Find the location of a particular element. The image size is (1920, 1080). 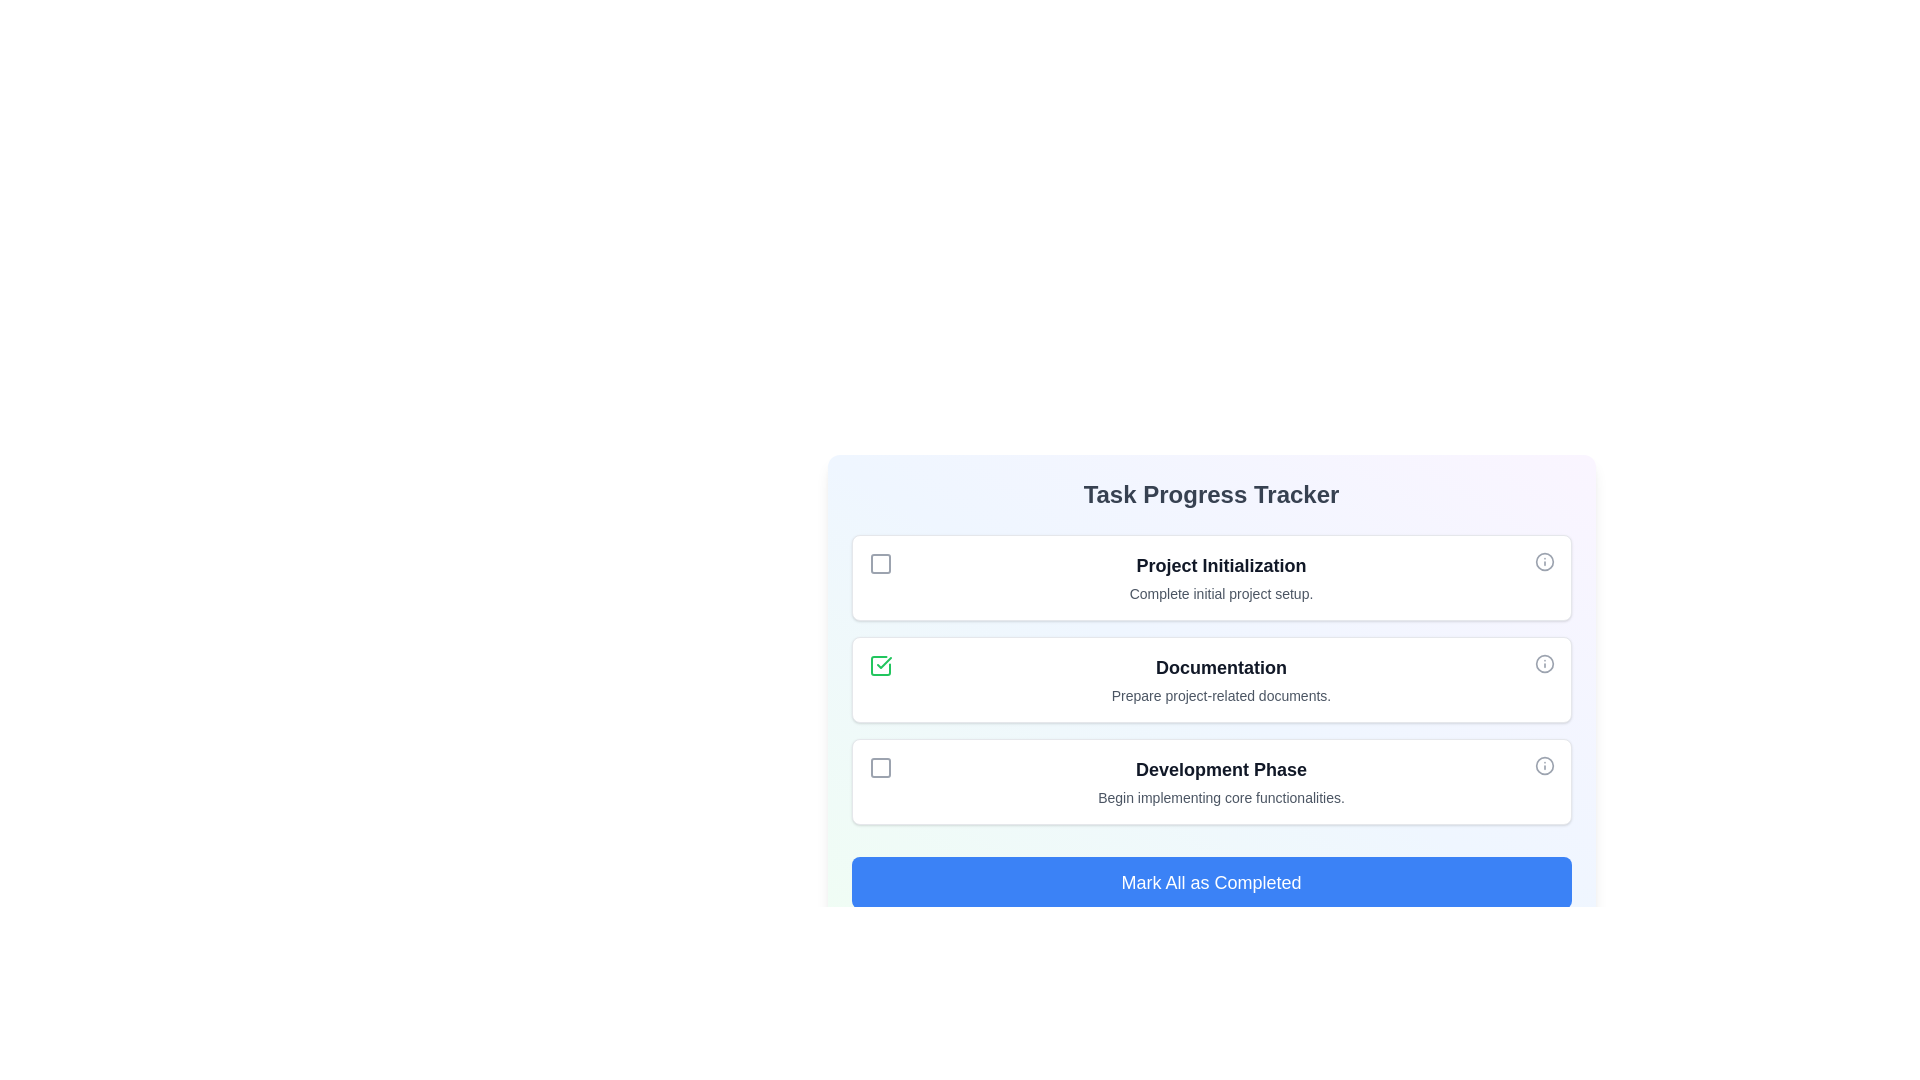

the circle element located in the upper-right corner of the 'Project Initialization' section within the task list interface is located at coordinates (1543, 562).